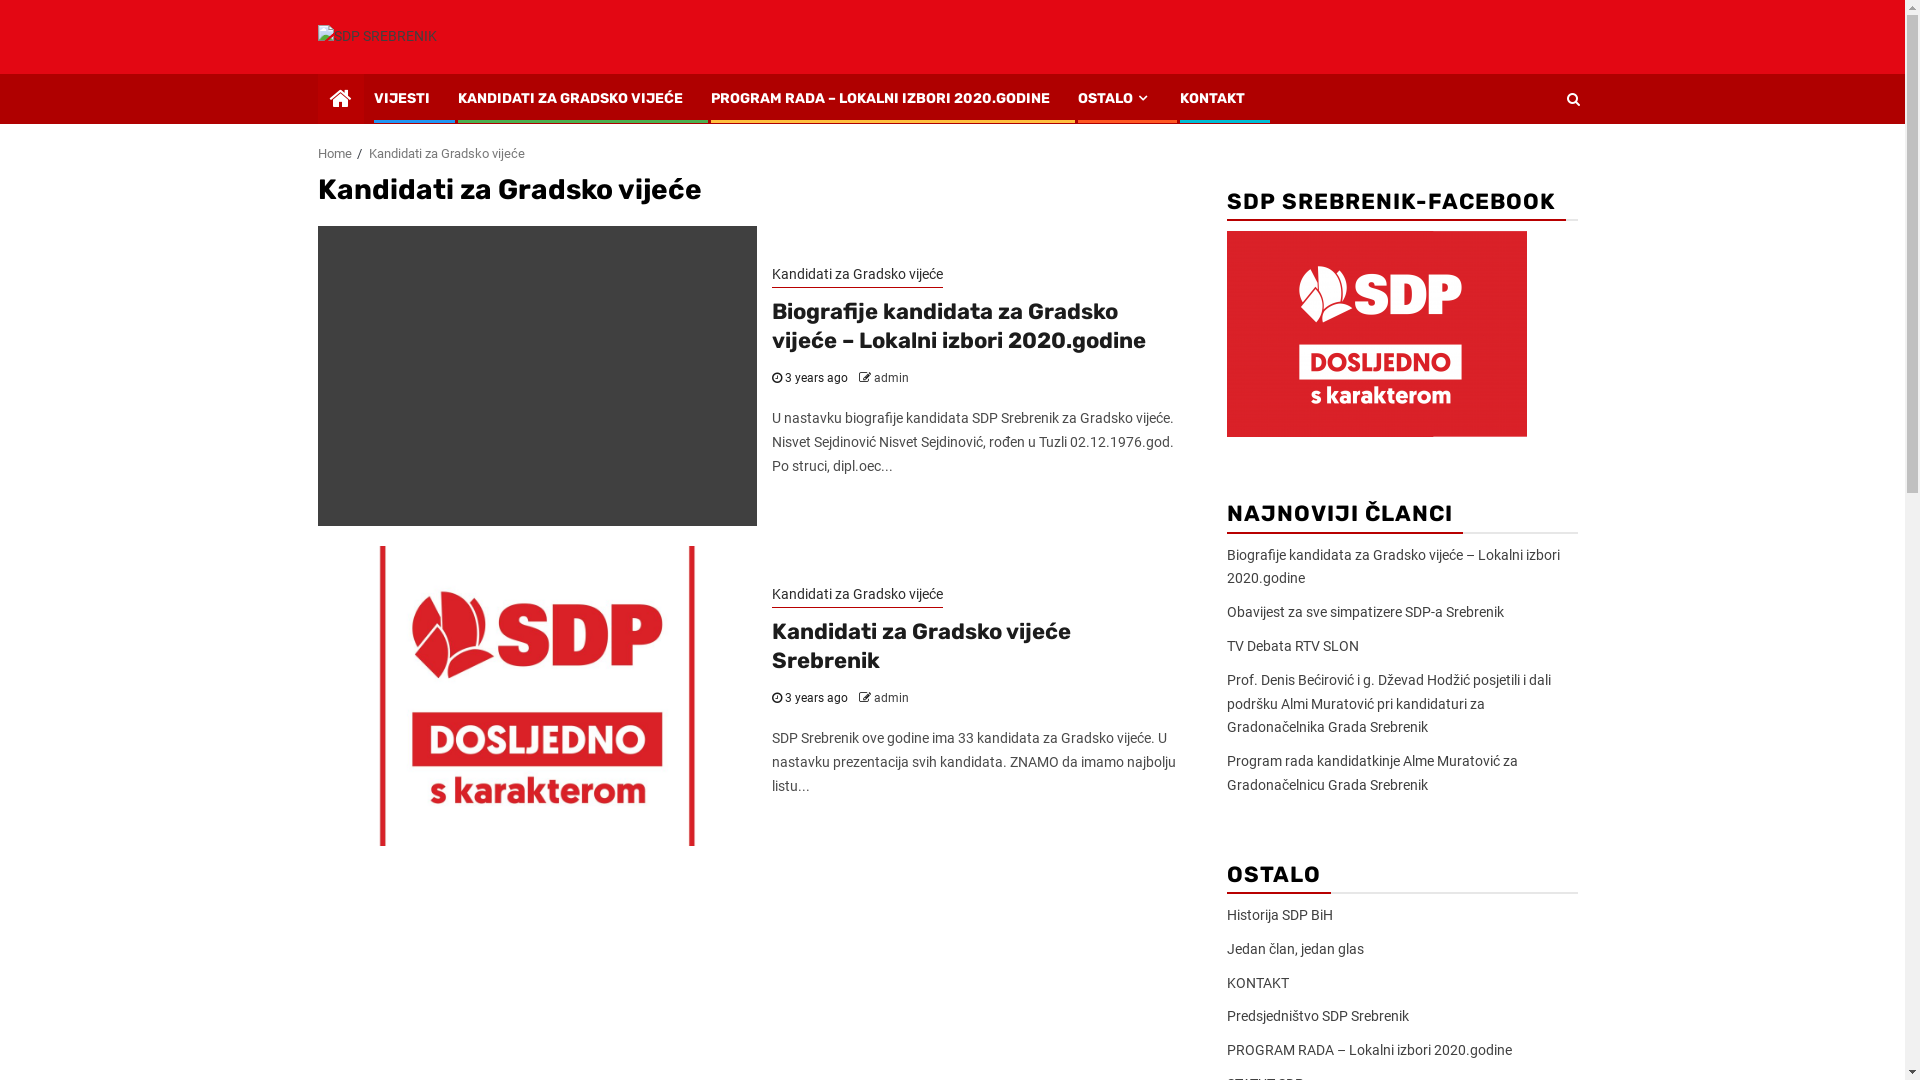 The image size is (1920, 1080). I want to click on 'Obavijest za sve simpatizere SDP-a Srebrenik', so click(1363, 611).